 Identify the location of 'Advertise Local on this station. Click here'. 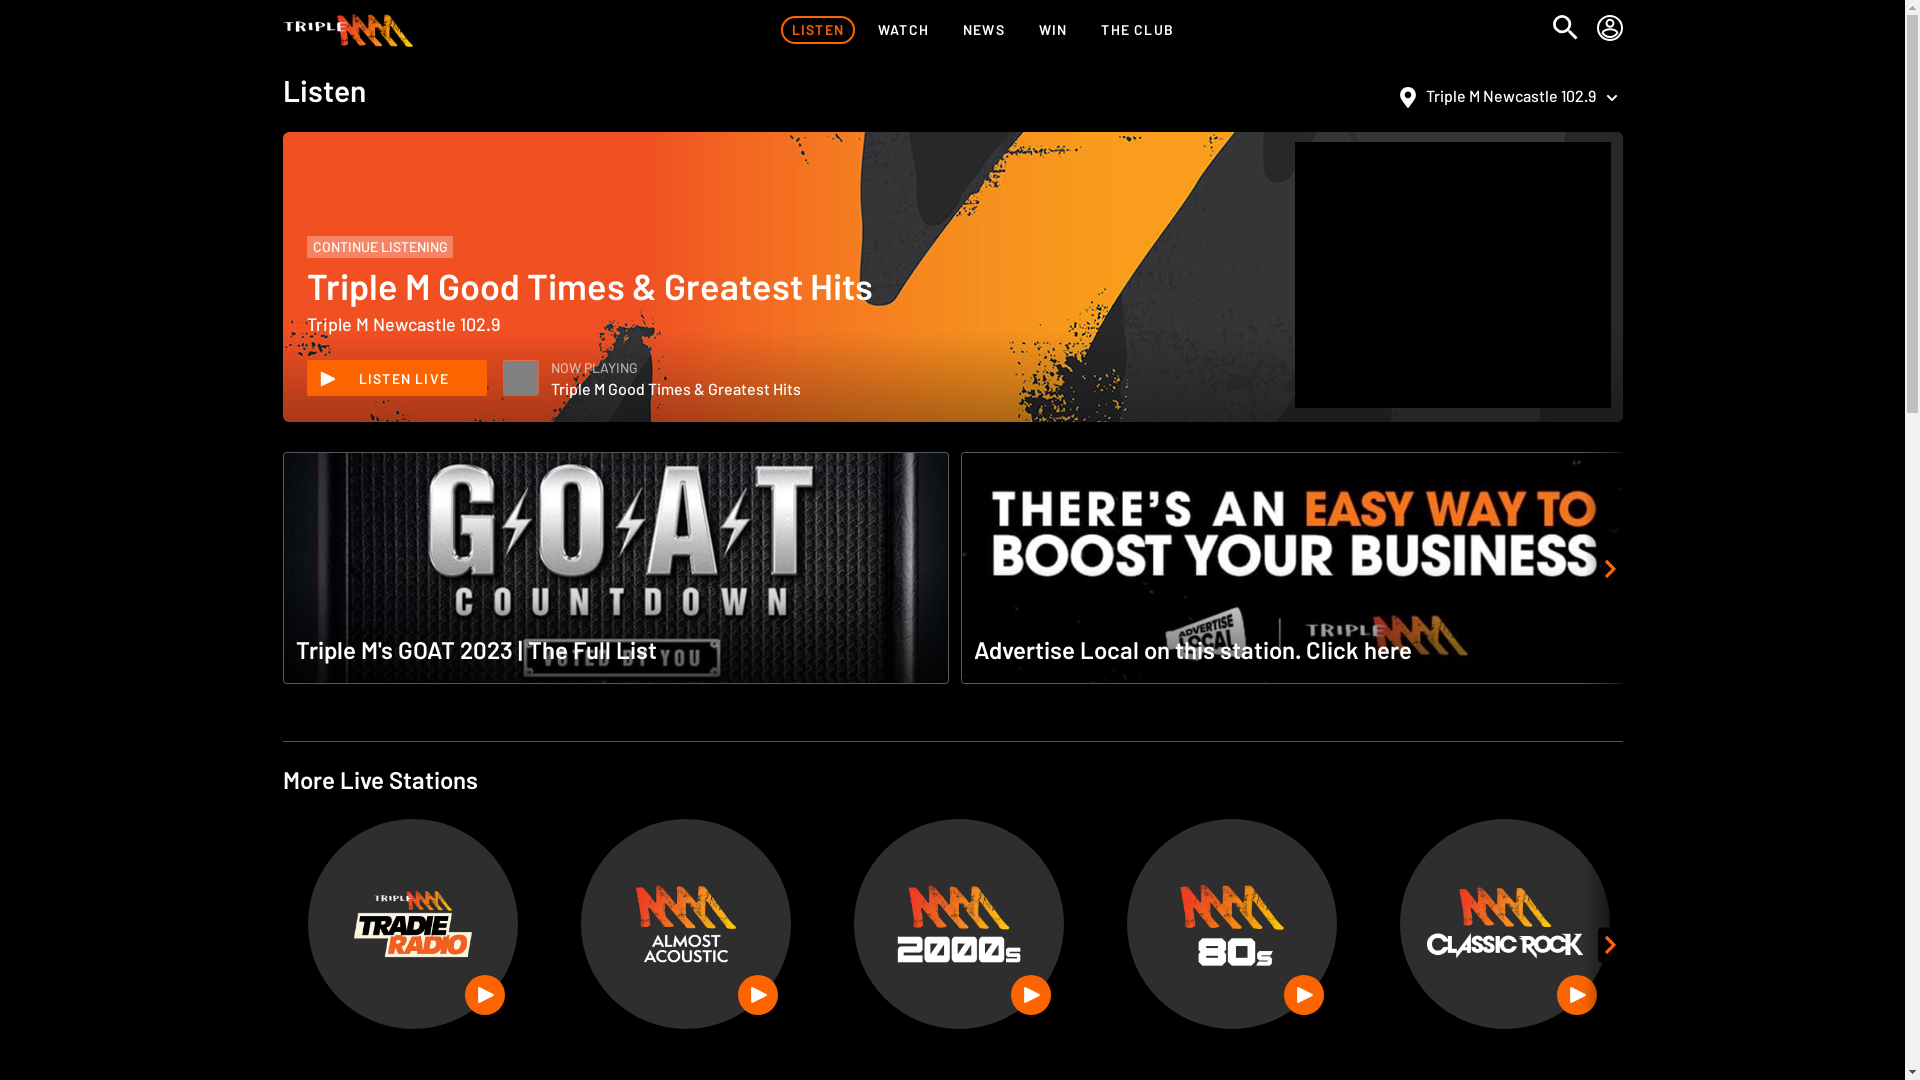
(953, 569).